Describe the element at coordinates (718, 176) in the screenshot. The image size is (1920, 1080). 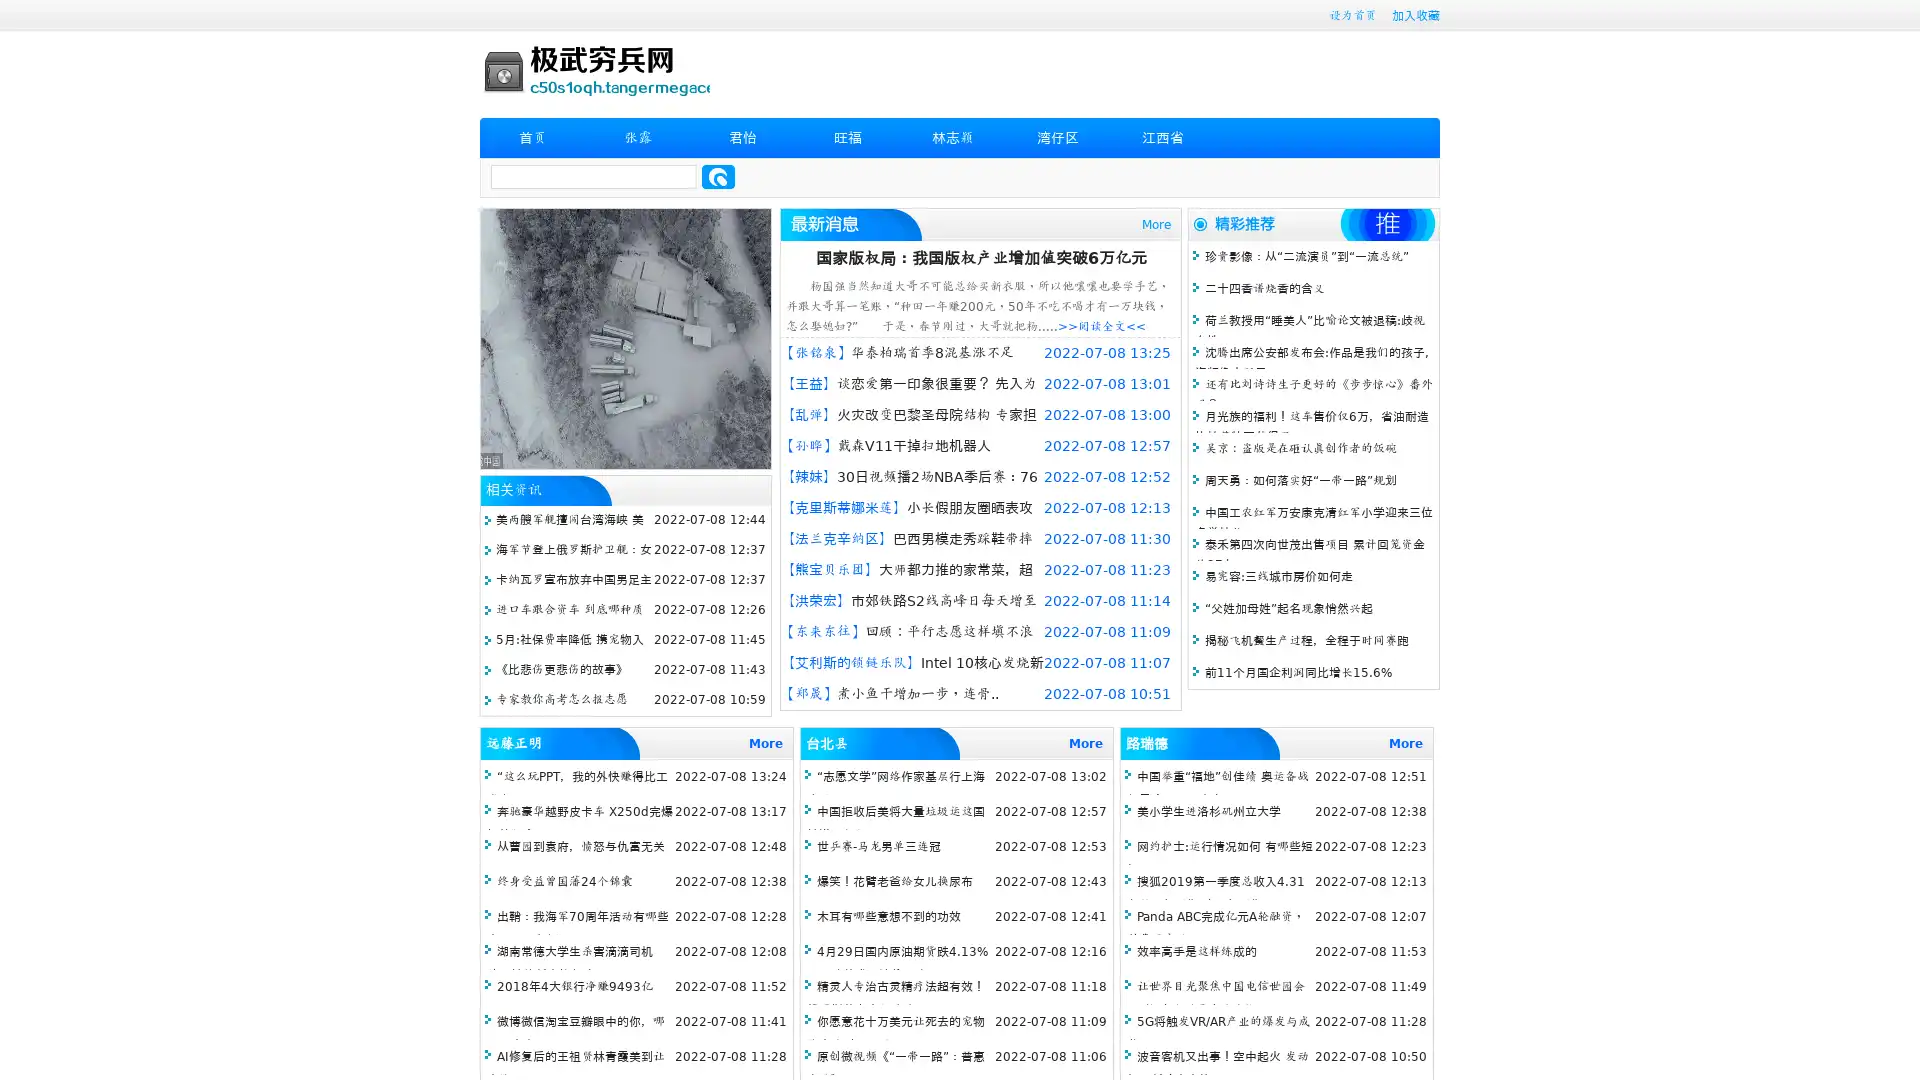
I see `Search` at that location.